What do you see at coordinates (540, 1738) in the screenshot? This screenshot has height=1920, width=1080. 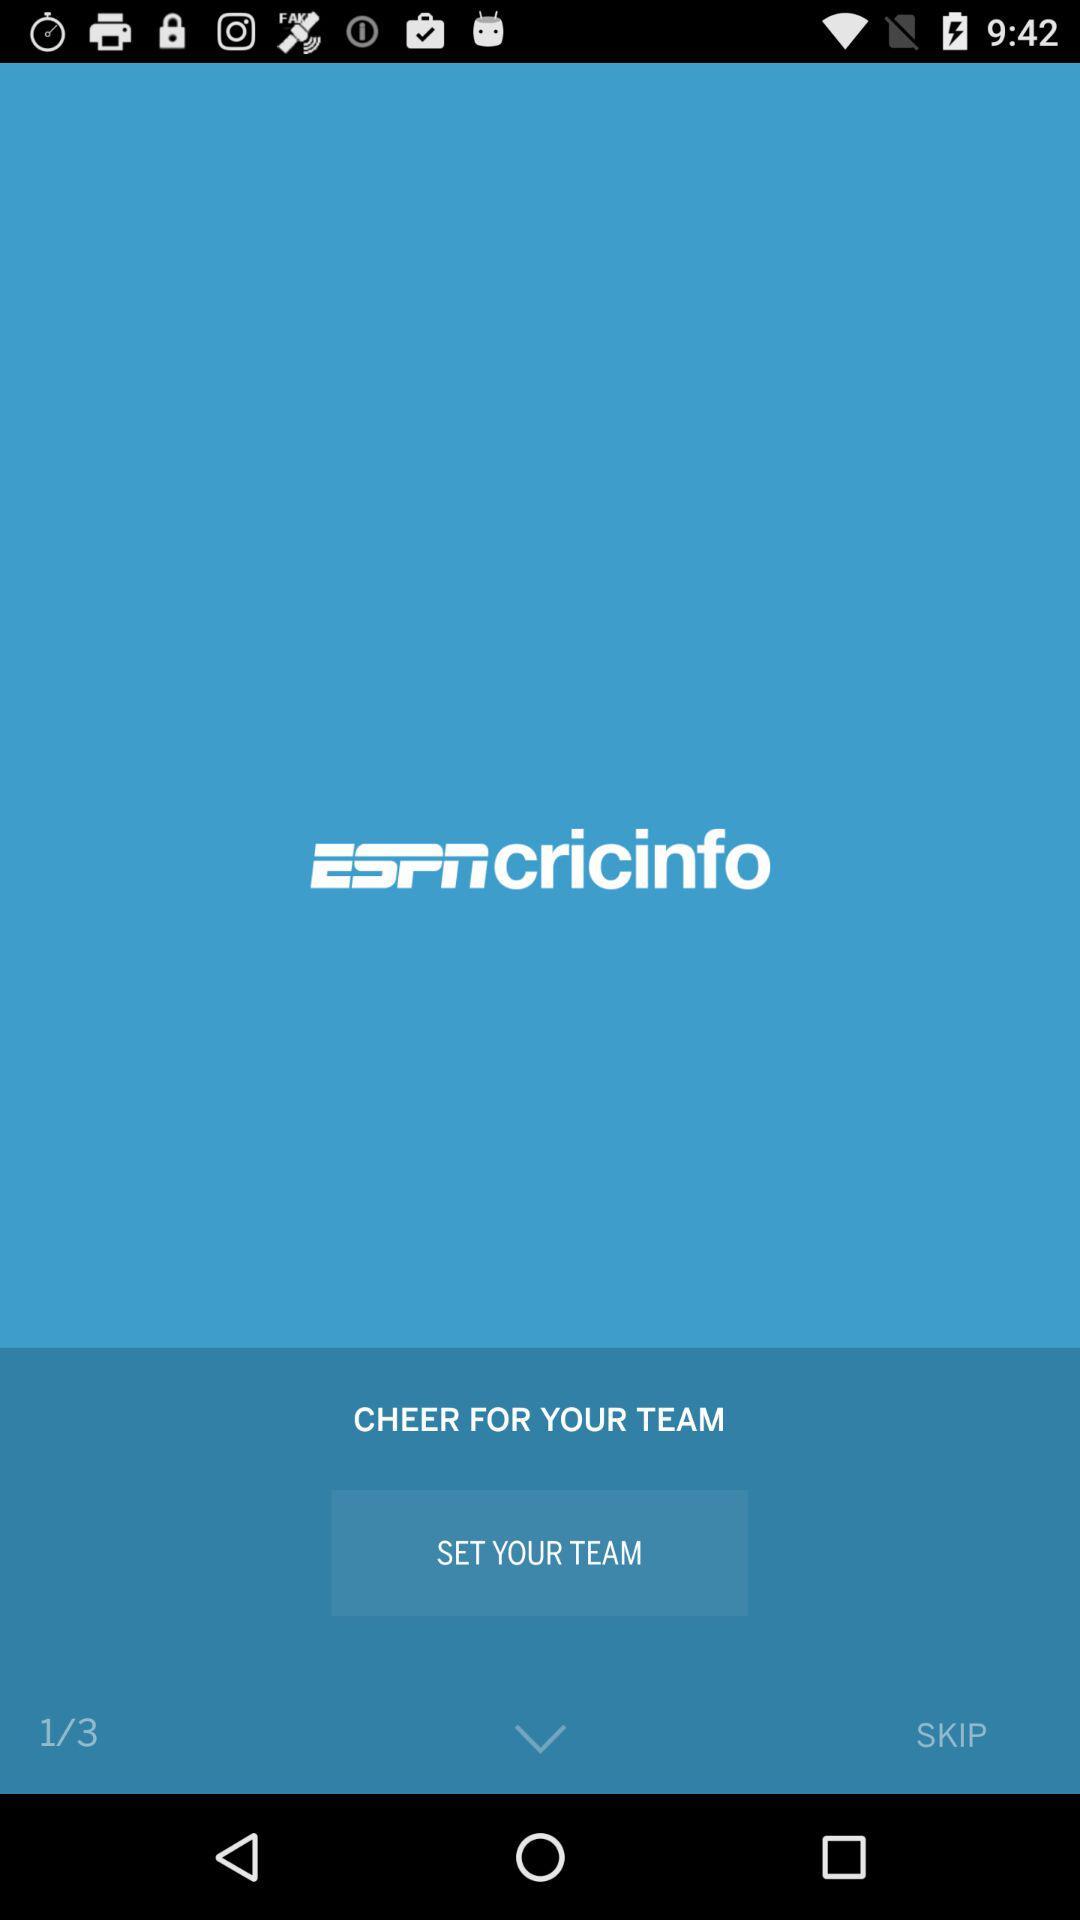 I see `icon next to the skip button` at bounding box center [540, 1738].